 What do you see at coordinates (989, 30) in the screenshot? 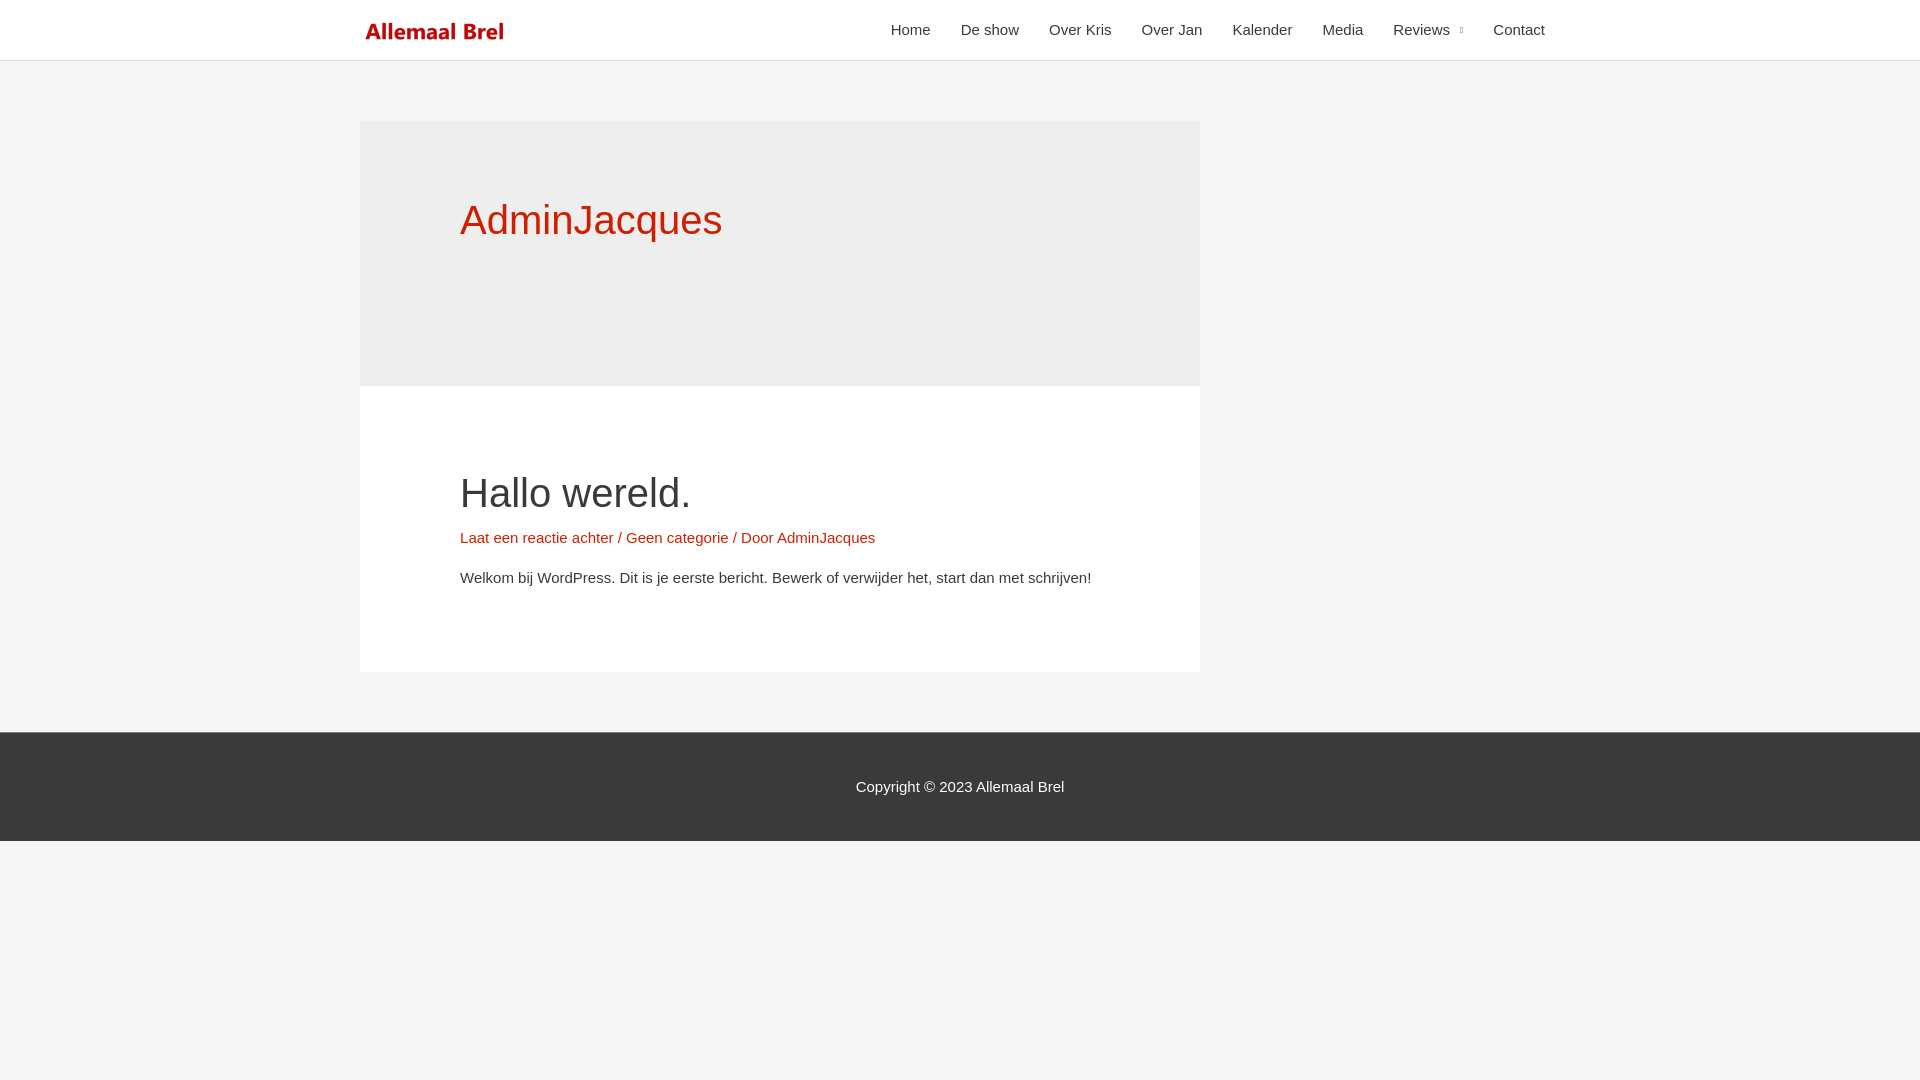
I see `'De show'` at bounding box center [989, 30].